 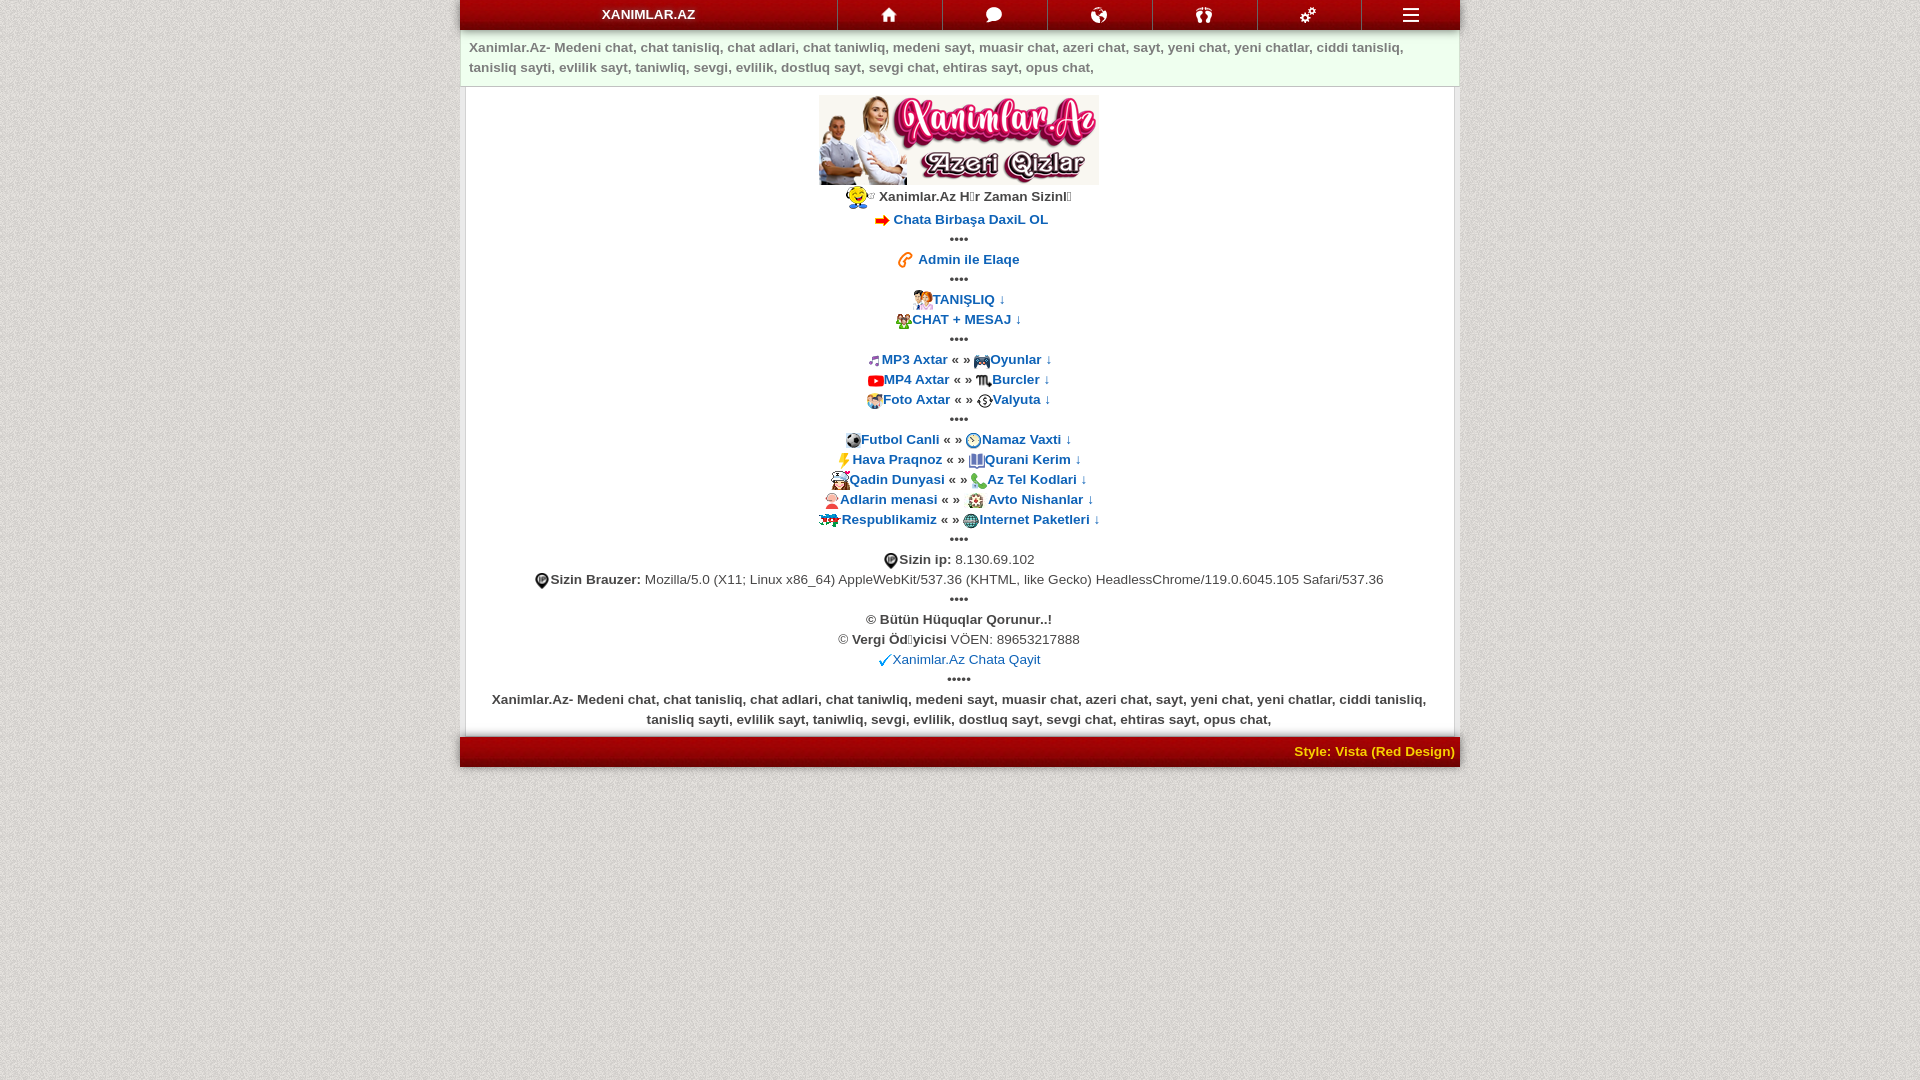 I want to click on 'MP4 Axtar', so click(x=915, y=379).